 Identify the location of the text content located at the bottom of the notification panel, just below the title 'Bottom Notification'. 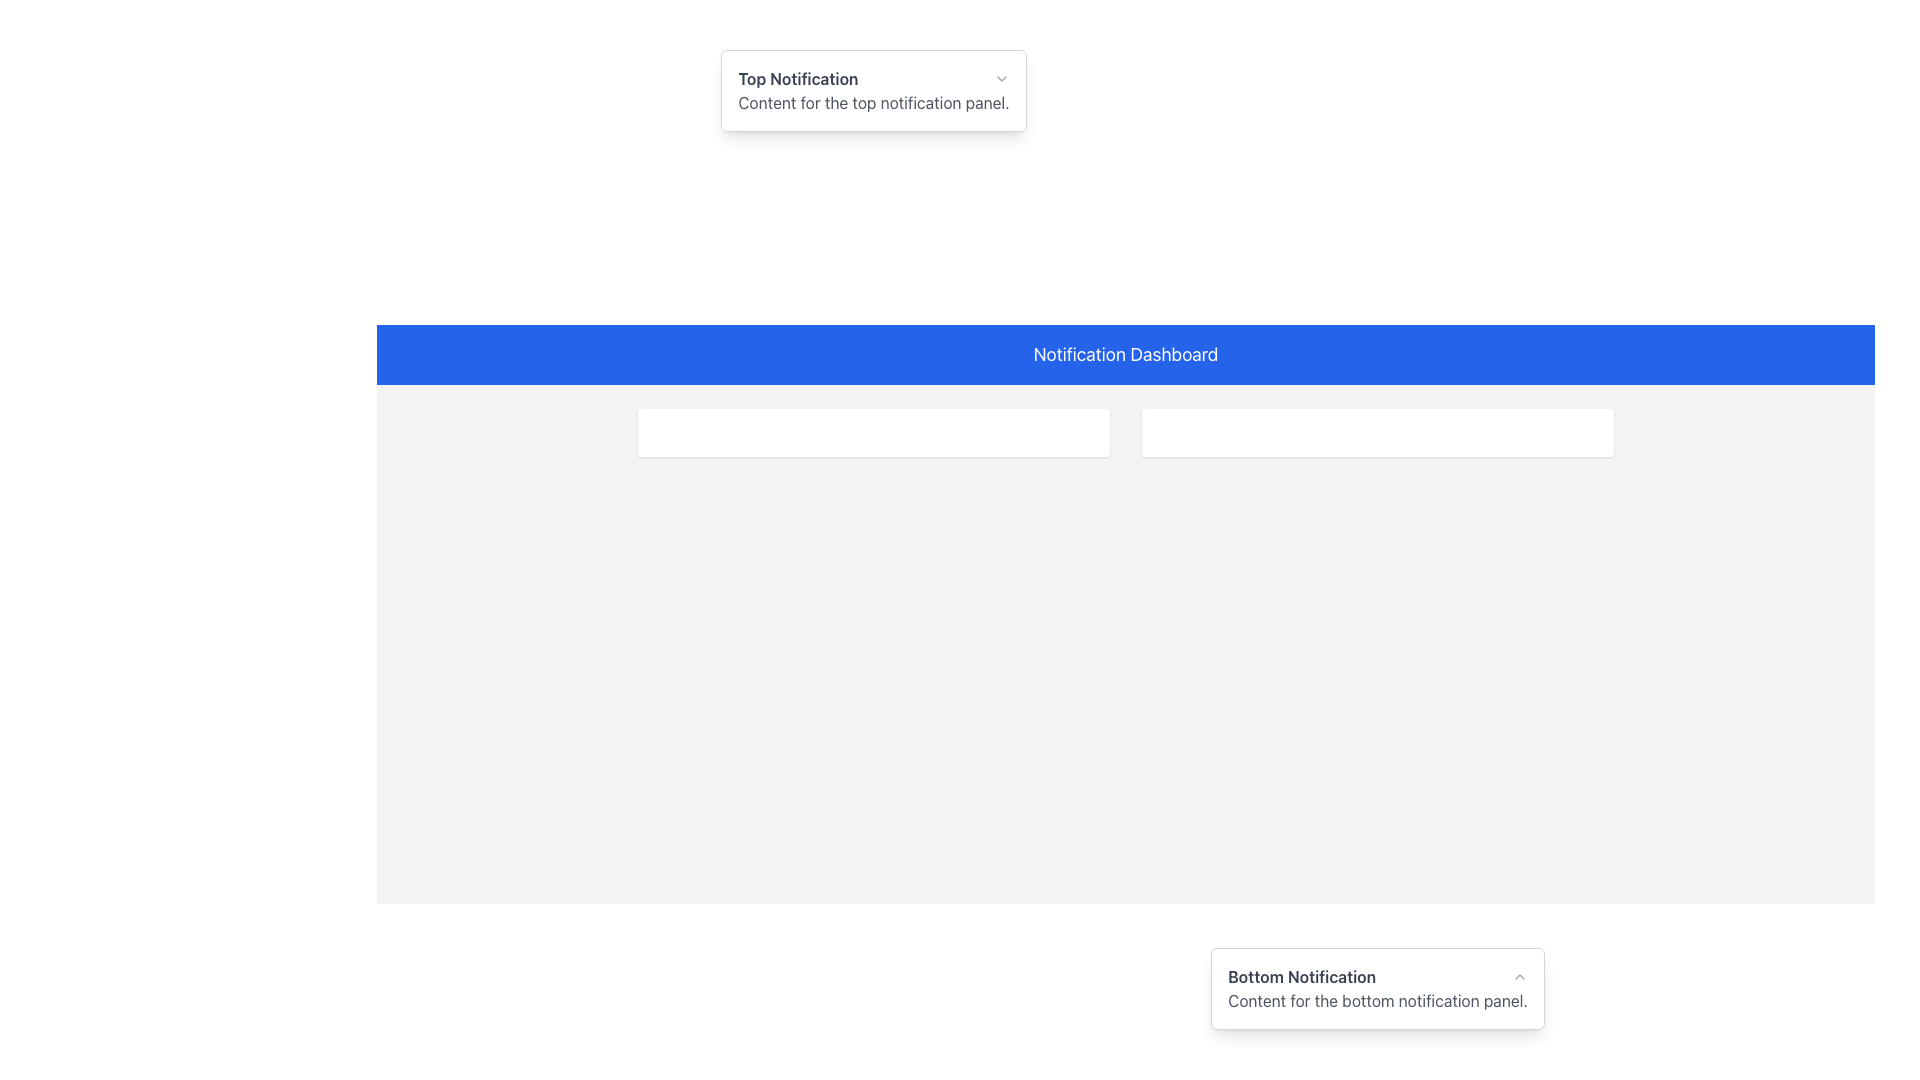
(1376, 1001).